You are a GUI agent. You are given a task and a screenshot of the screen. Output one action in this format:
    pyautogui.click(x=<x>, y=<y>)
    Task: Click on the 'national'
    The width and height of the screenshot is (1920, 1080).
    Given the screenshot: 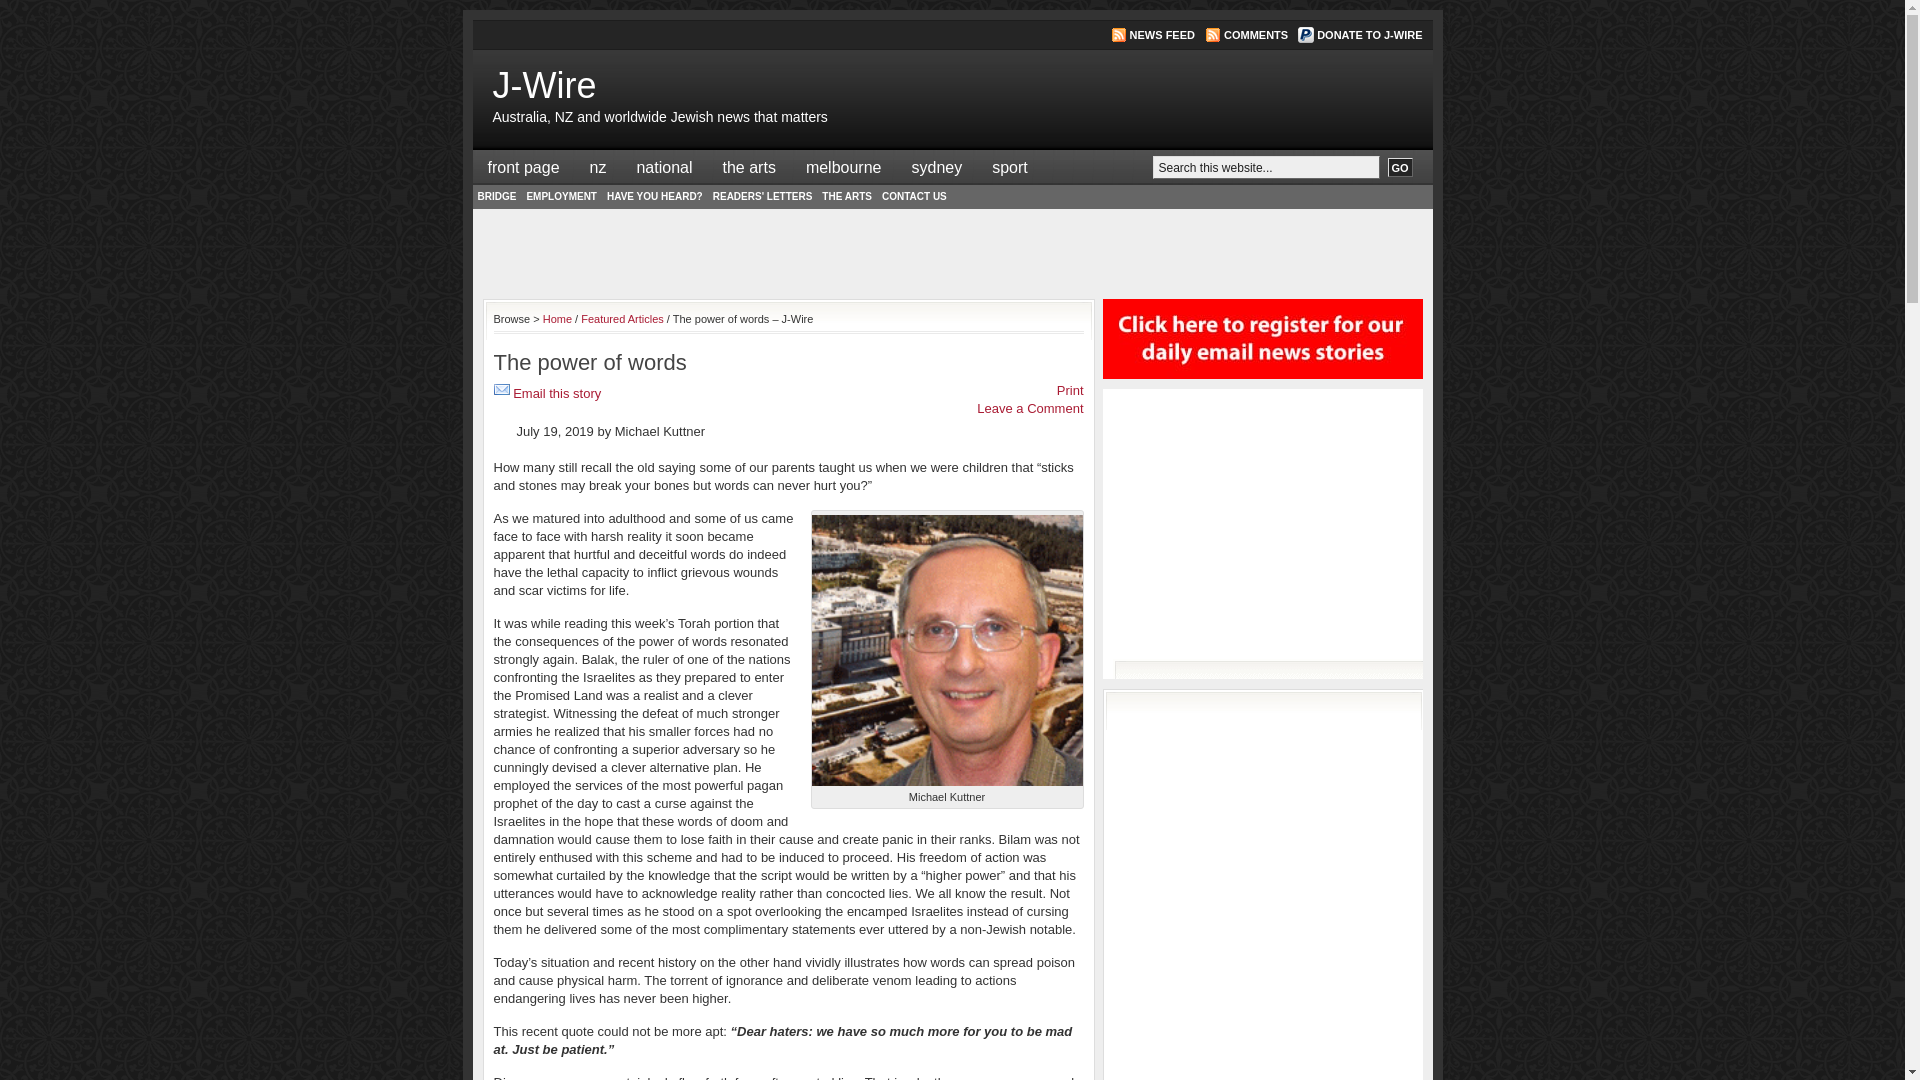 What is the action you would take?
    pyautogui.click(x=663, y=166)
    